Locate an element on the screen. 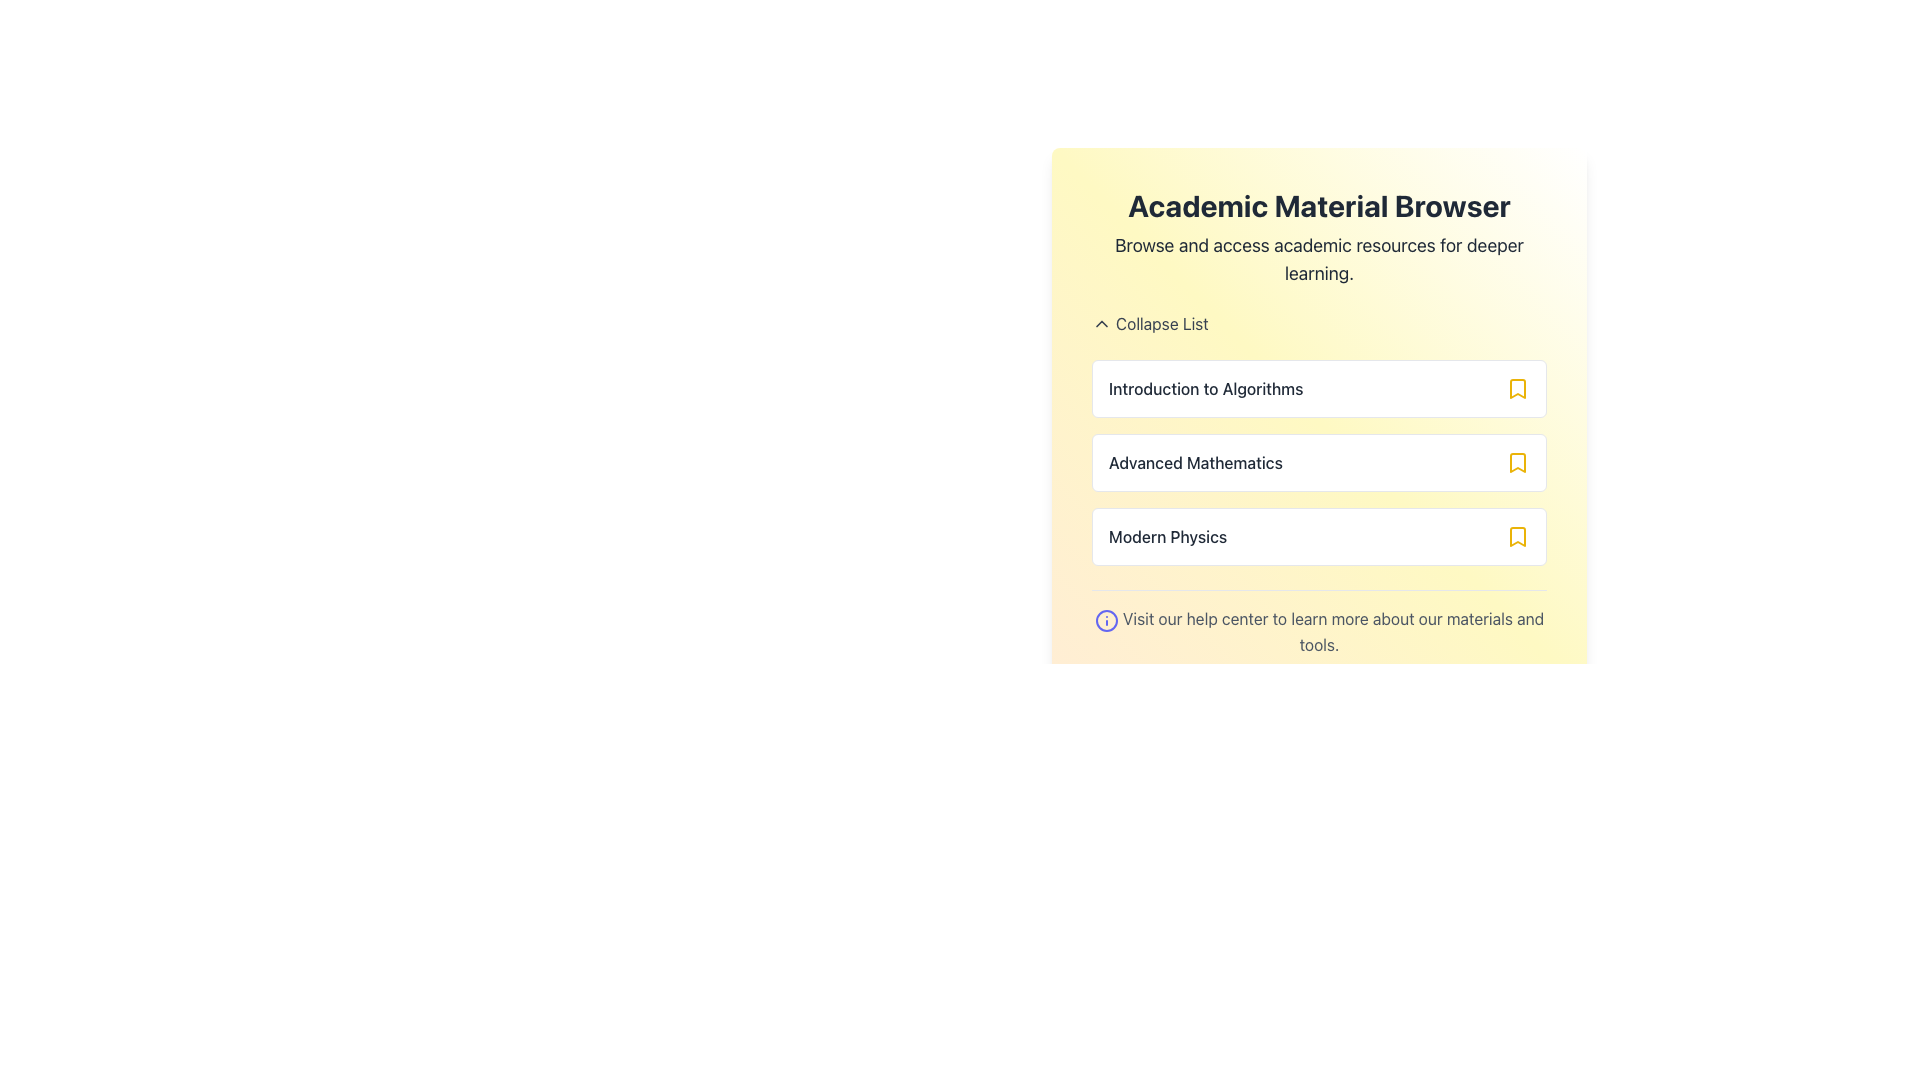  the 'Advanced Mathematics' text label in the academic browser interface, which is the second entry in a vertical list of subjects is located at coordinates (1195, 462).